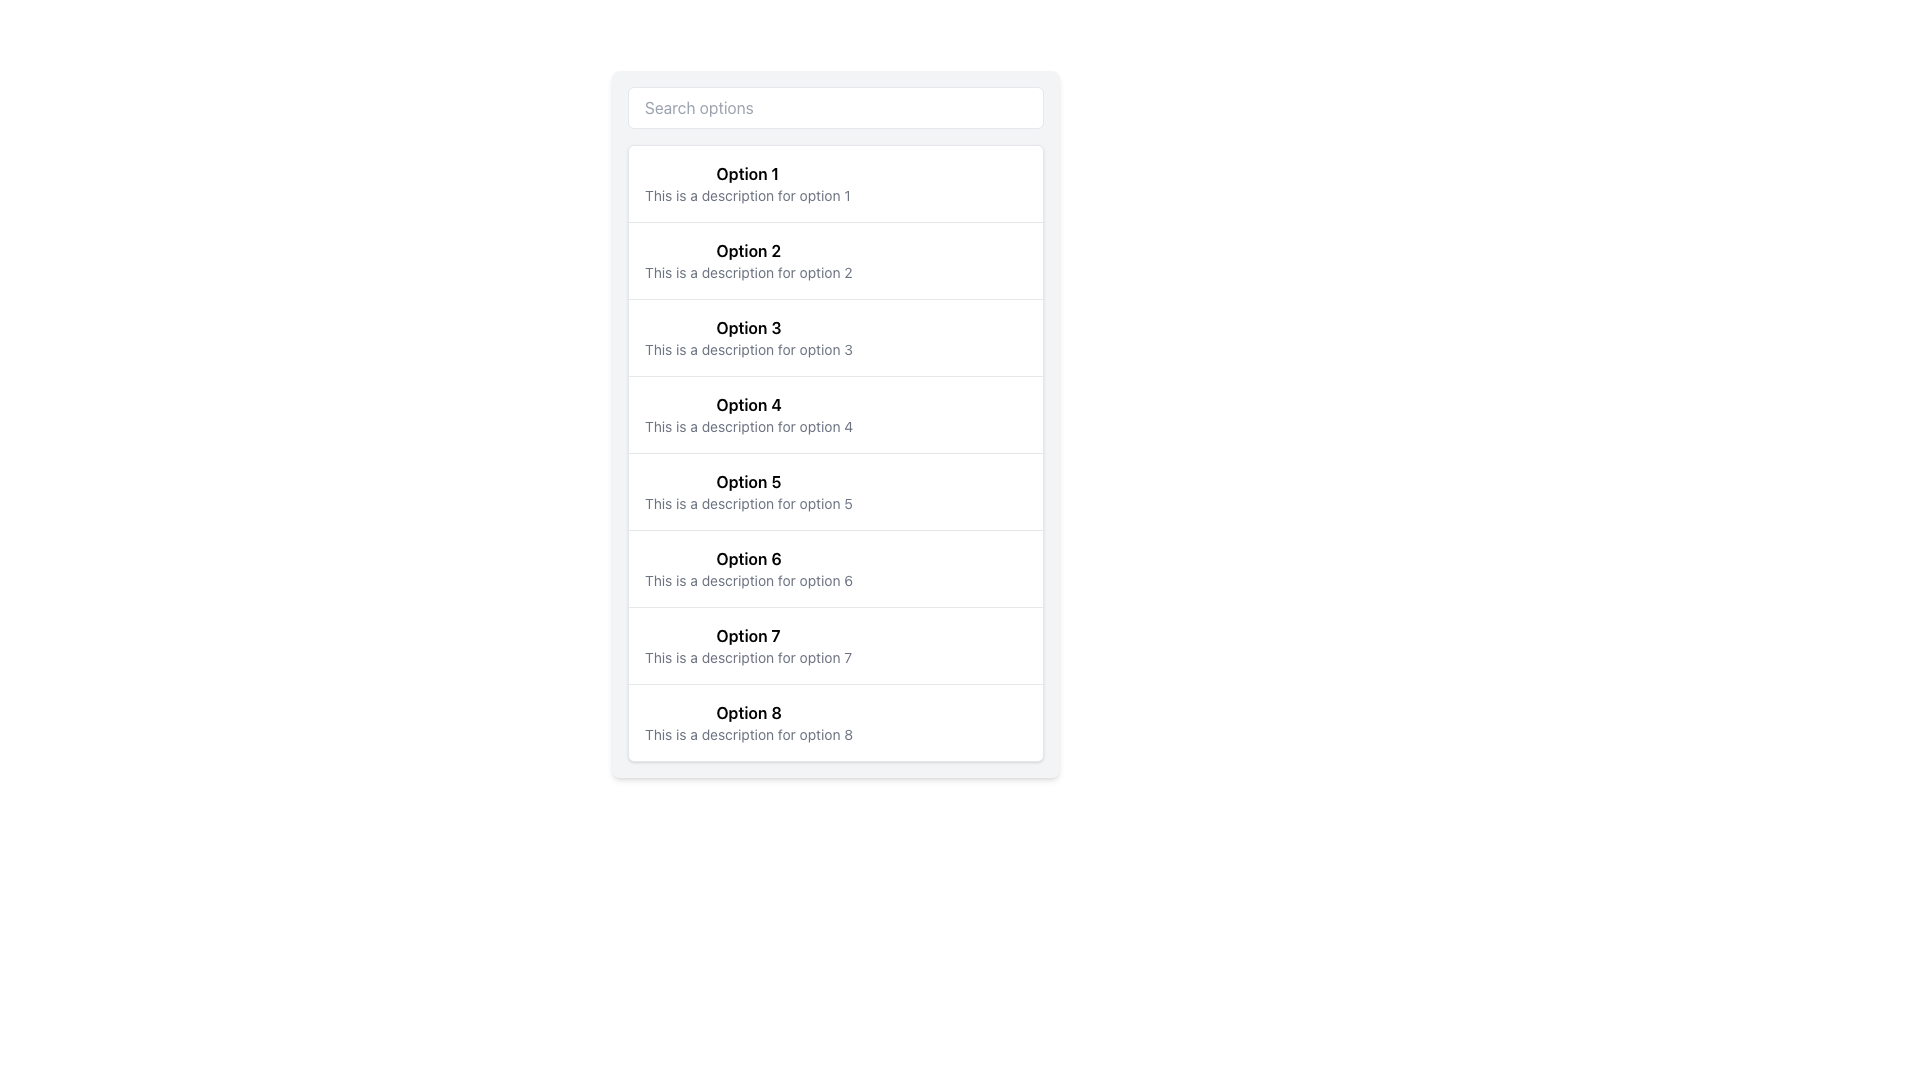  Describe the element at coordinates (748, 414) in the screenshot. I see `the List Item representing 'Option 4'` at that location.